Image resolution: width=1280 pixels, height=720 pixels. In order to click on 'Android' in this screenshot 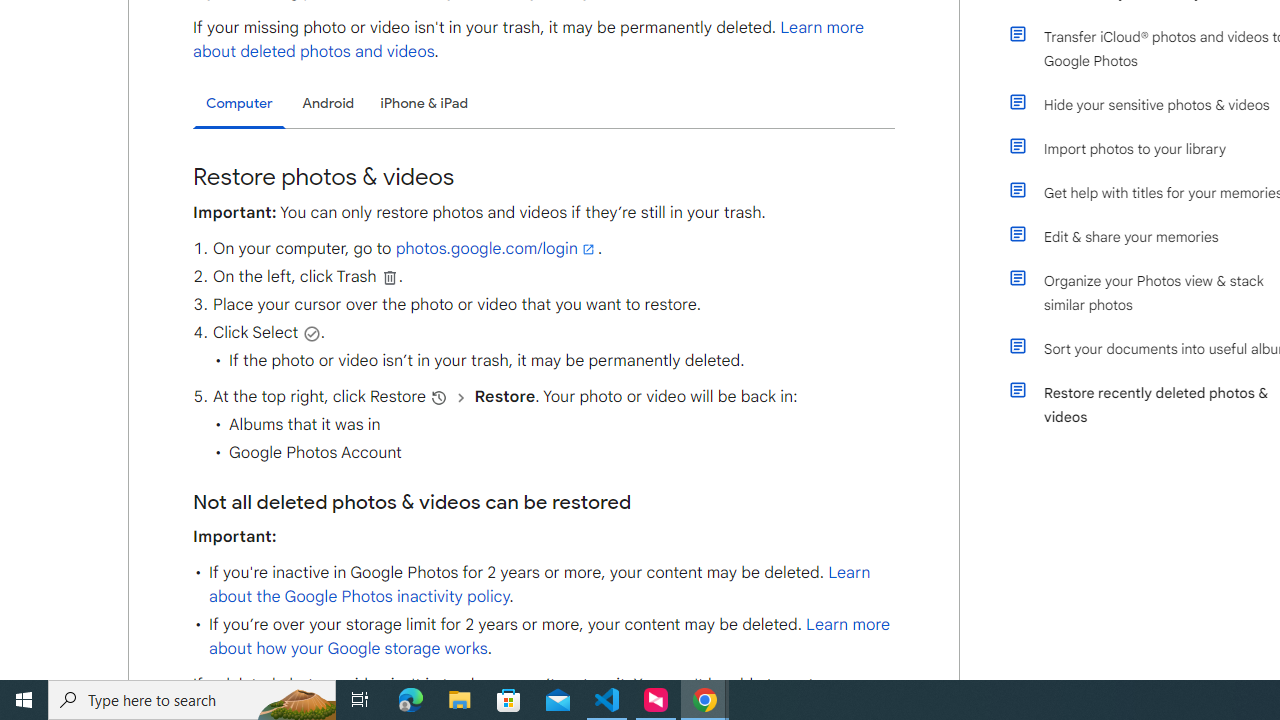, I will do `click(328, 103)`.